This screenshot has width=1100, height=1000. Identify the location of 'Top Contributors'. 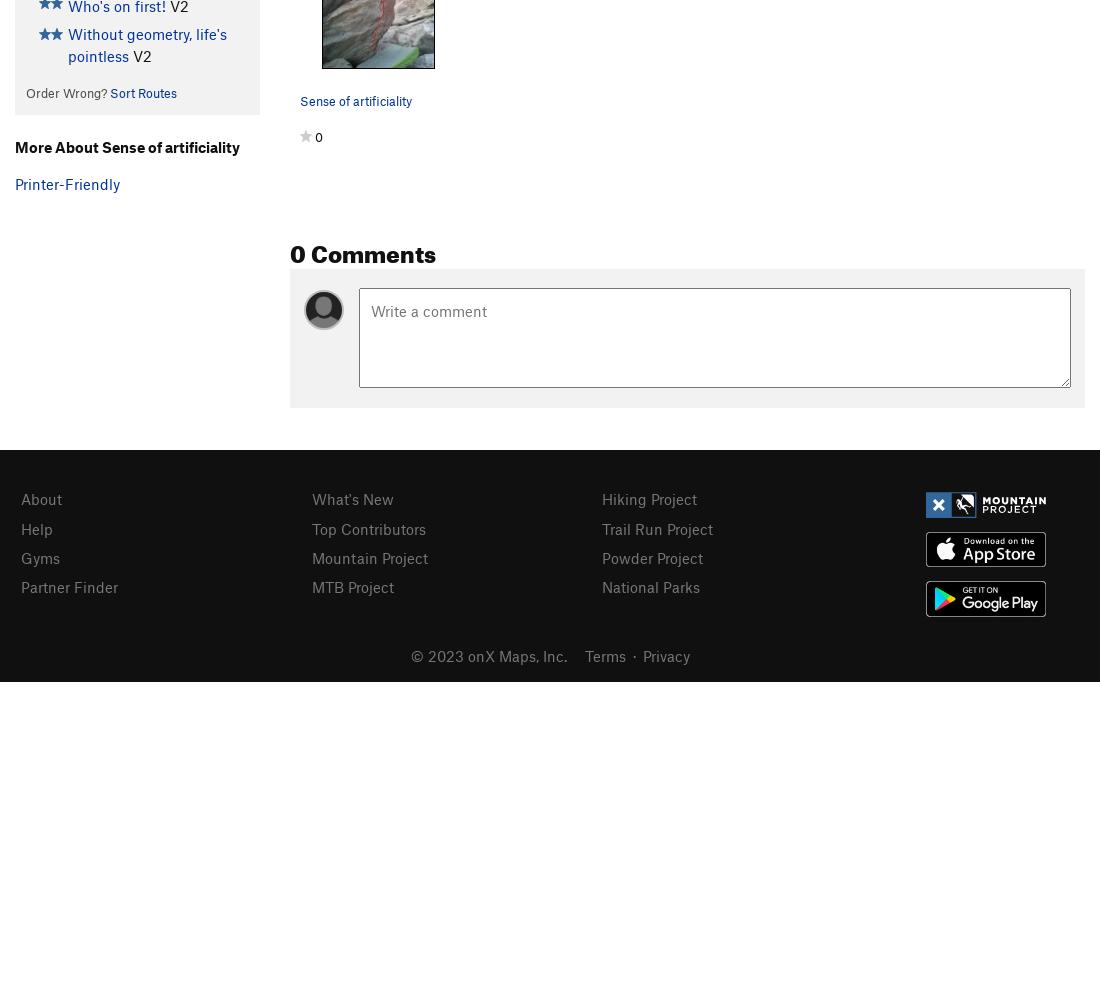
(309, 528).